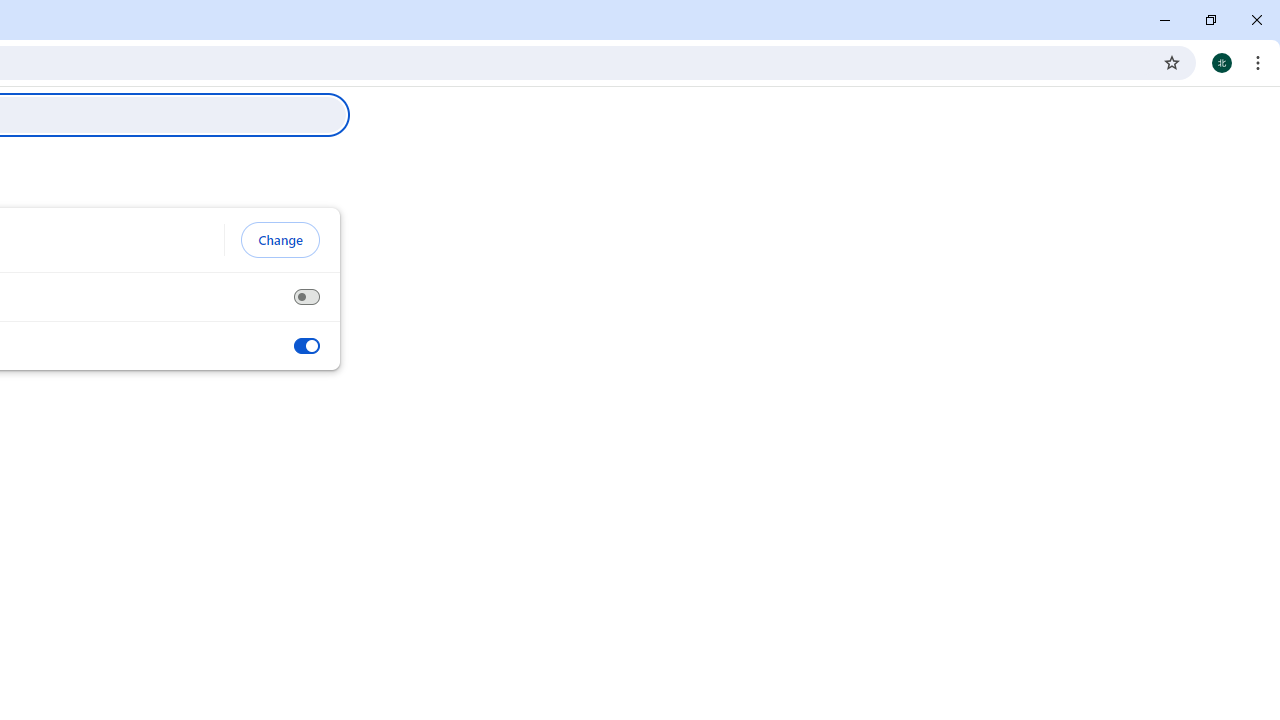 Image resolution: width=1280 pixels, height=720 pixels. I want to click on 'Change', so click(279, 239).